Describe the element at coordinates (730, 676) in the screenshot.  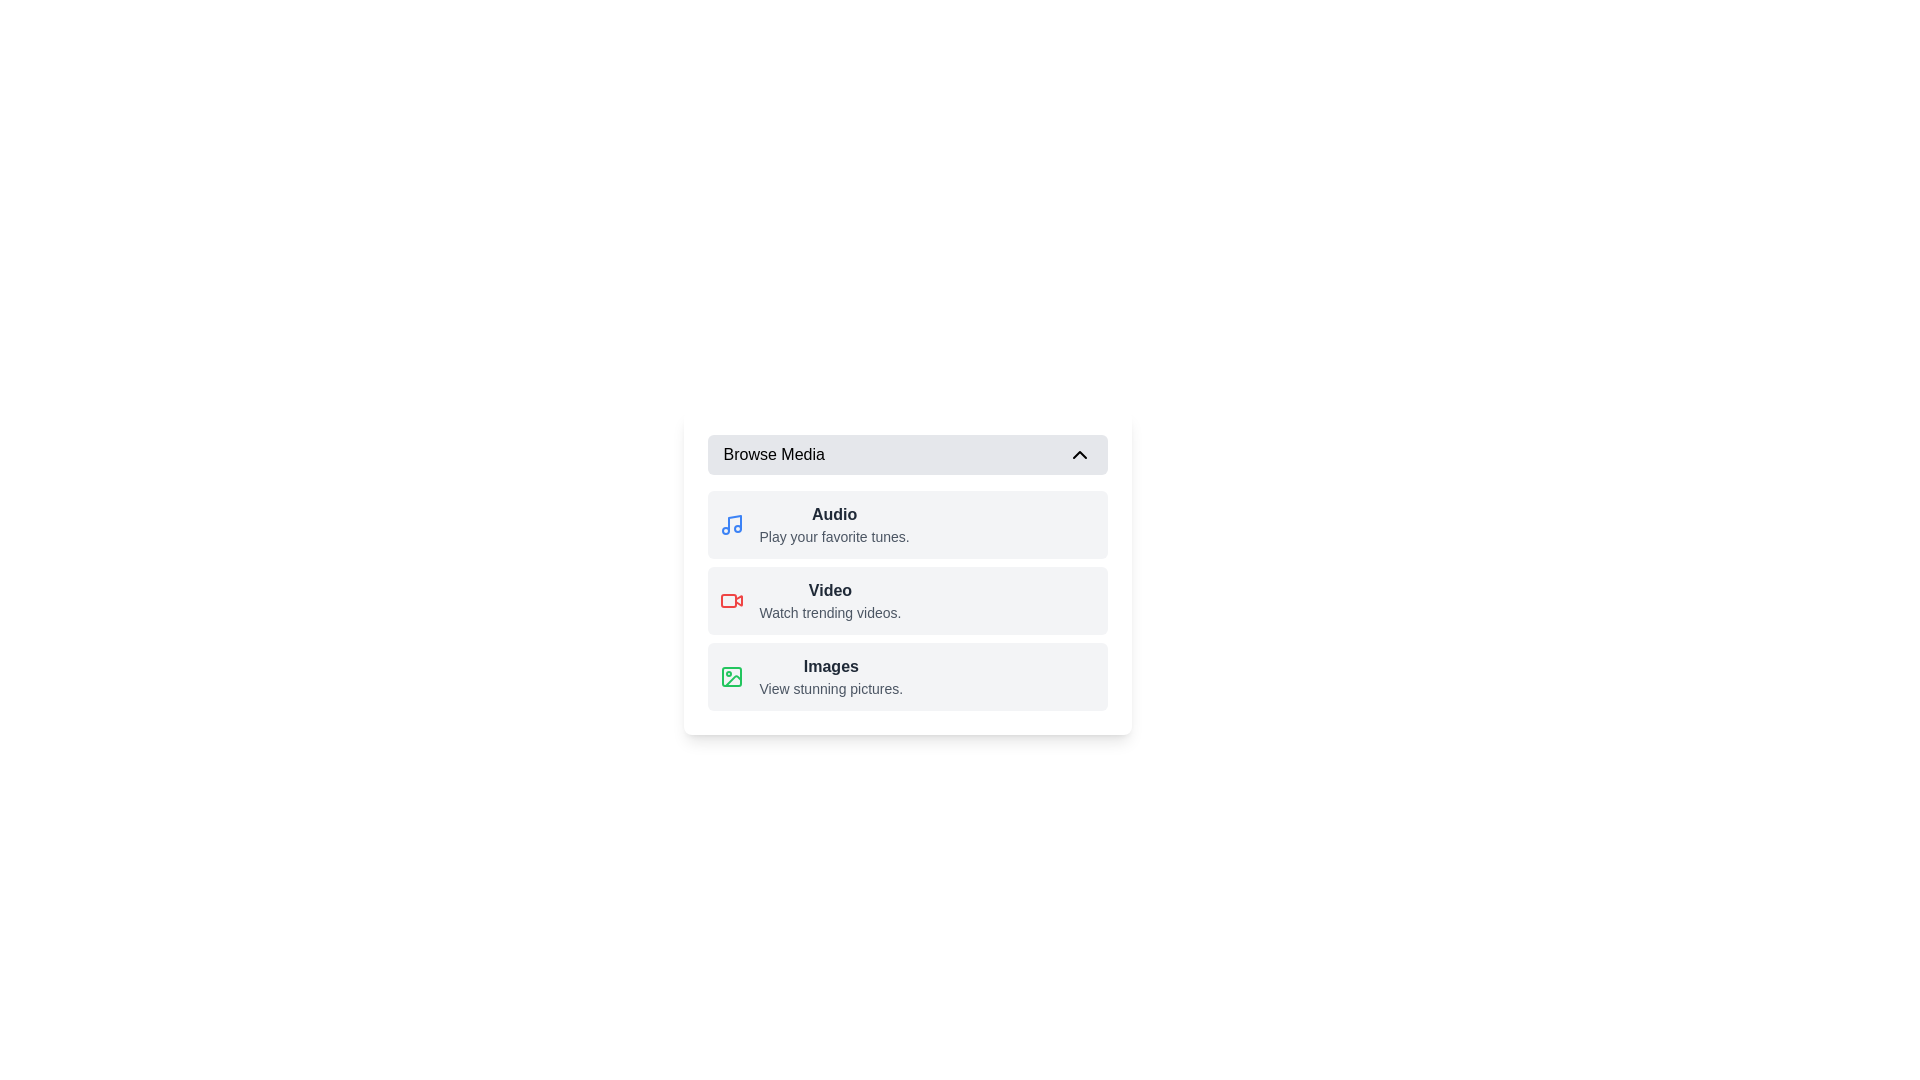
I see `the green-colored icon resembling a standard image icon, which is located to the far left of the text 'Images View stunning pictures.'` at that location.